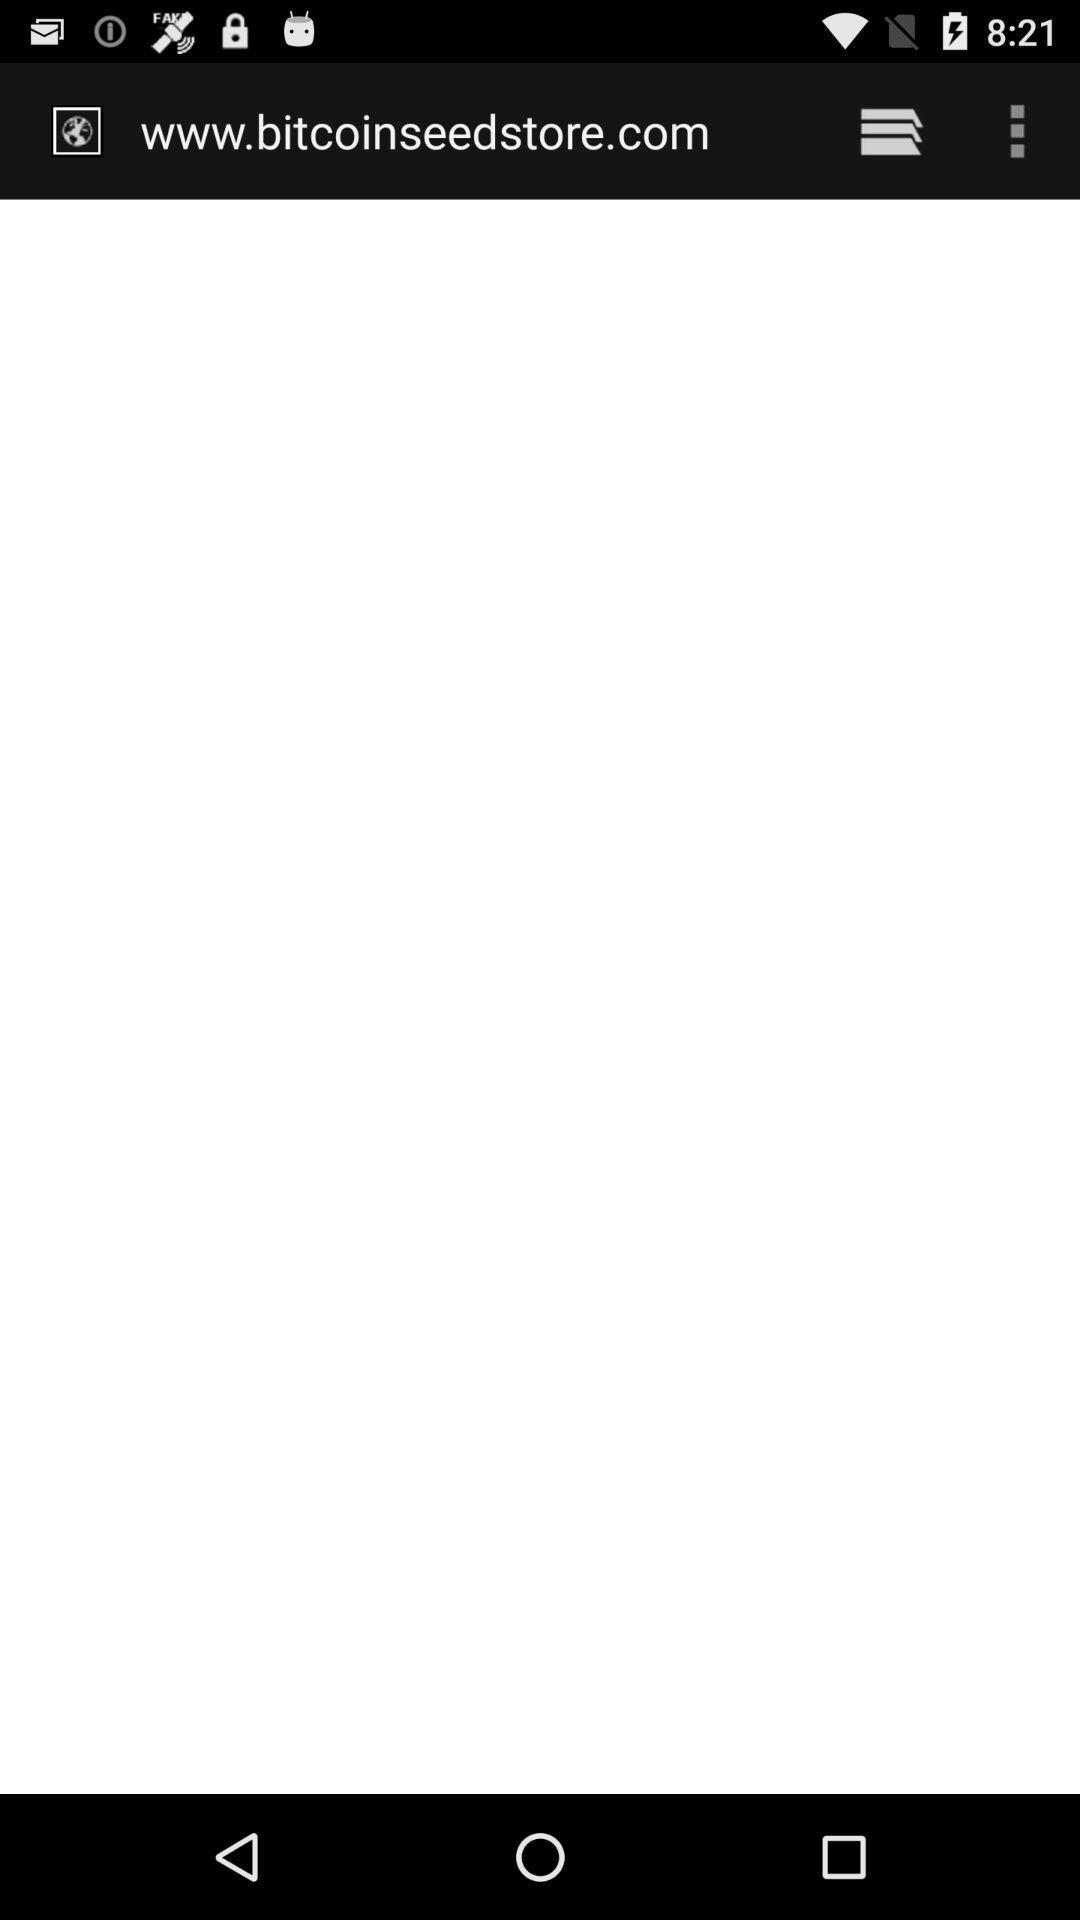 This screenshot has height=1920, width=1080. What do you see at coordinates (890, 130) in the screenshot?
I see `item next to www.bitcoinseedstore.com icon` at bounding box center [890, 130].